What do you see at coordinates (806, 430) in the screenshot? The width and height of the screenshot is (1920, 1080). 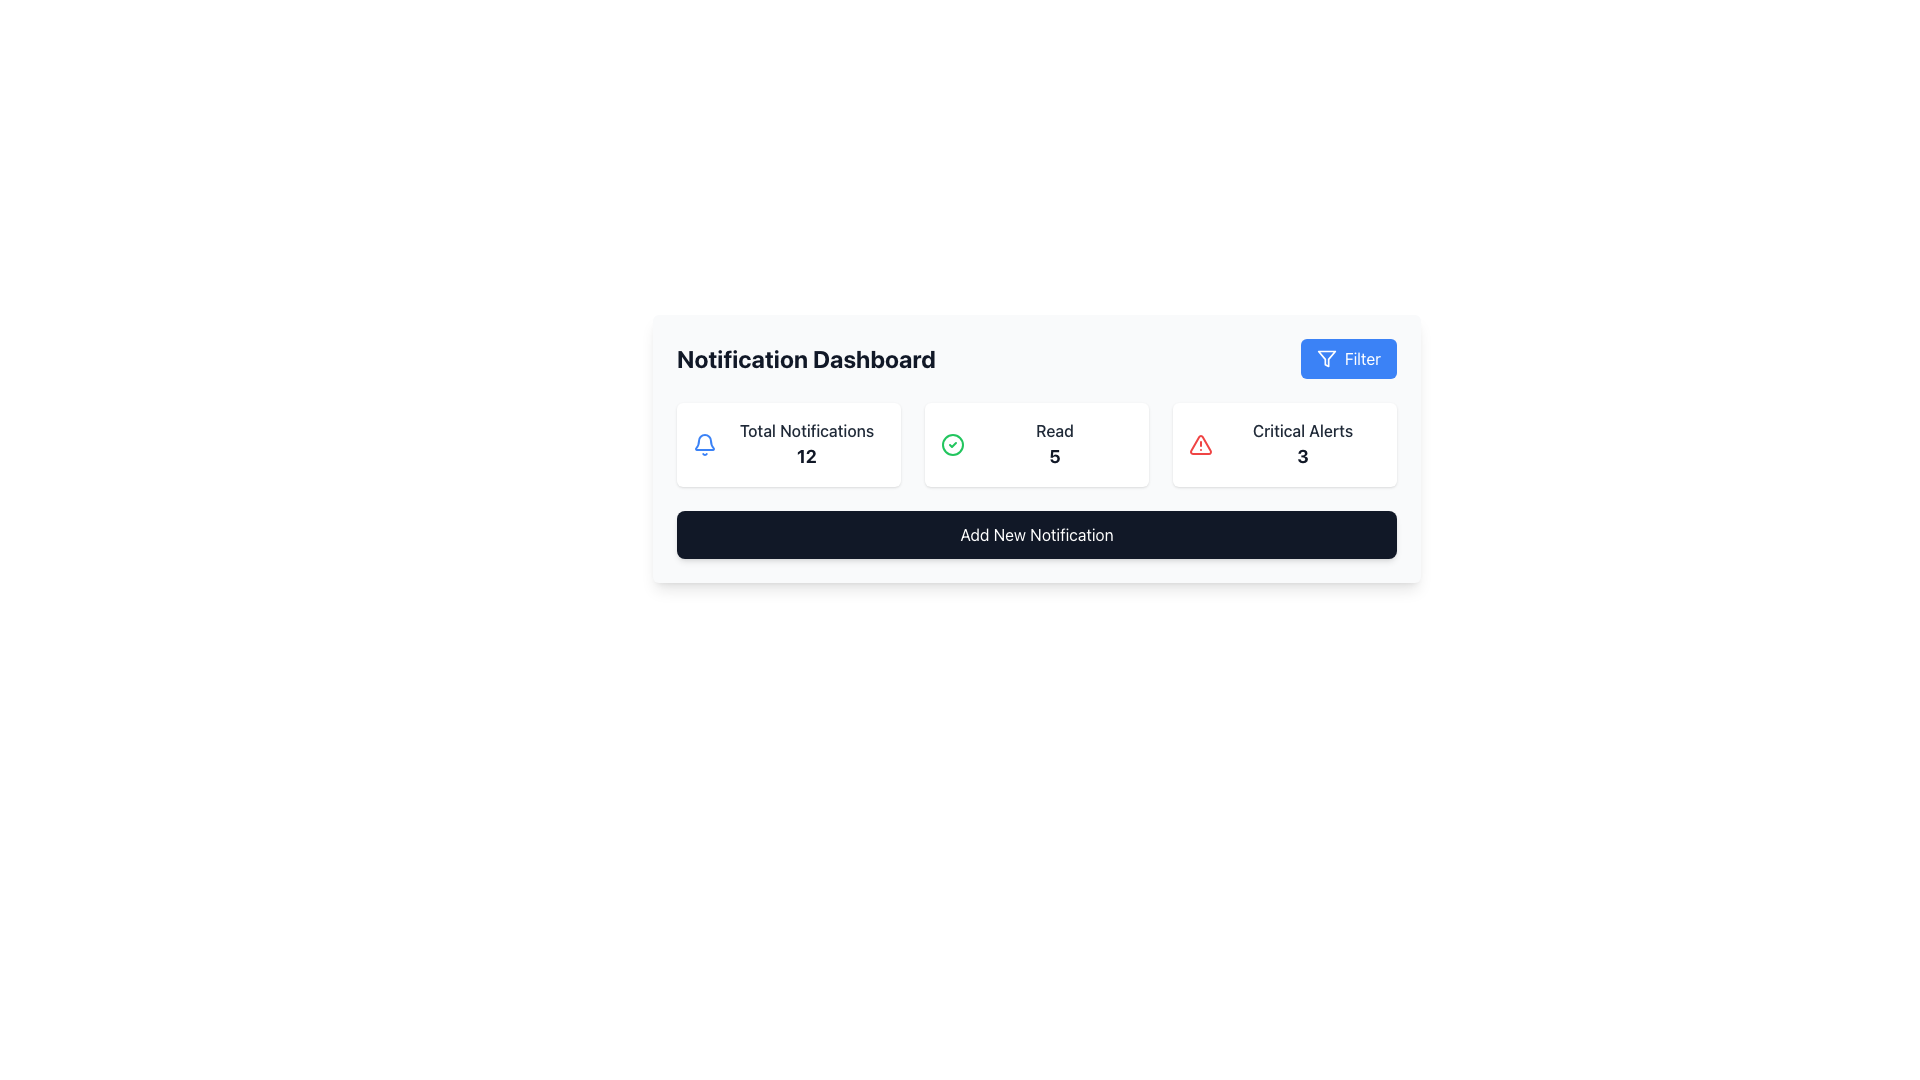 I see `the Text Label that provides a description for the associated notification metric located in the upper-left portion of the notification metrics box, positioned above the sibling element displaying the number '12'` at bounding box center [806, 430].